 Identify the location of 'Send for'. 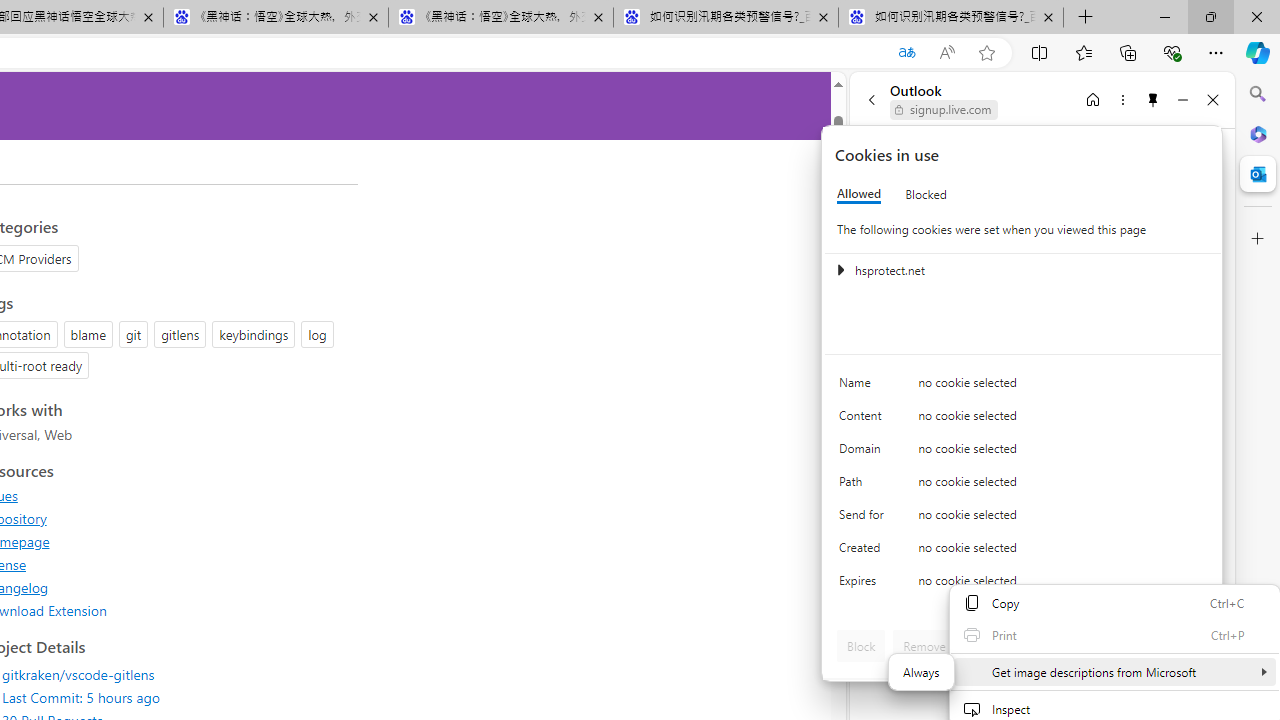
(865, 518).